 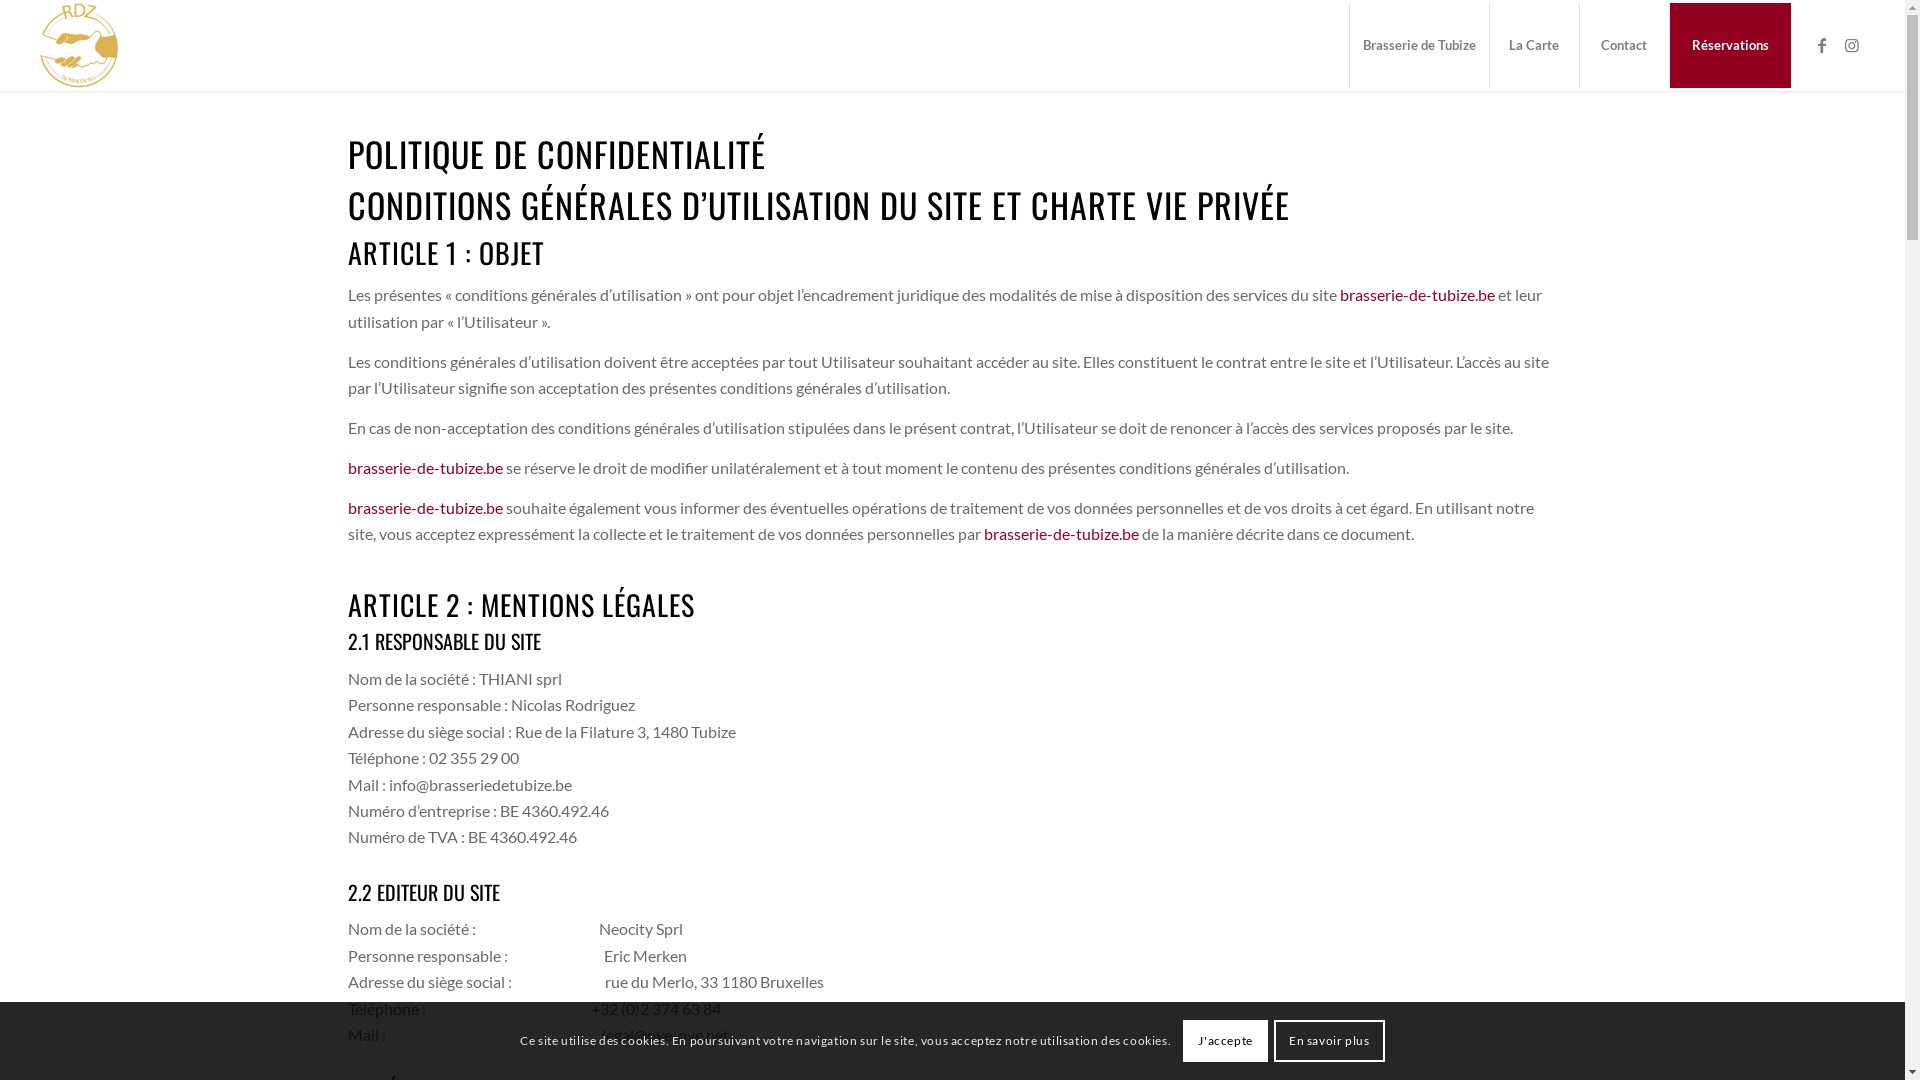 I want to click on 'Instagram', so click(x=1851, y=45).